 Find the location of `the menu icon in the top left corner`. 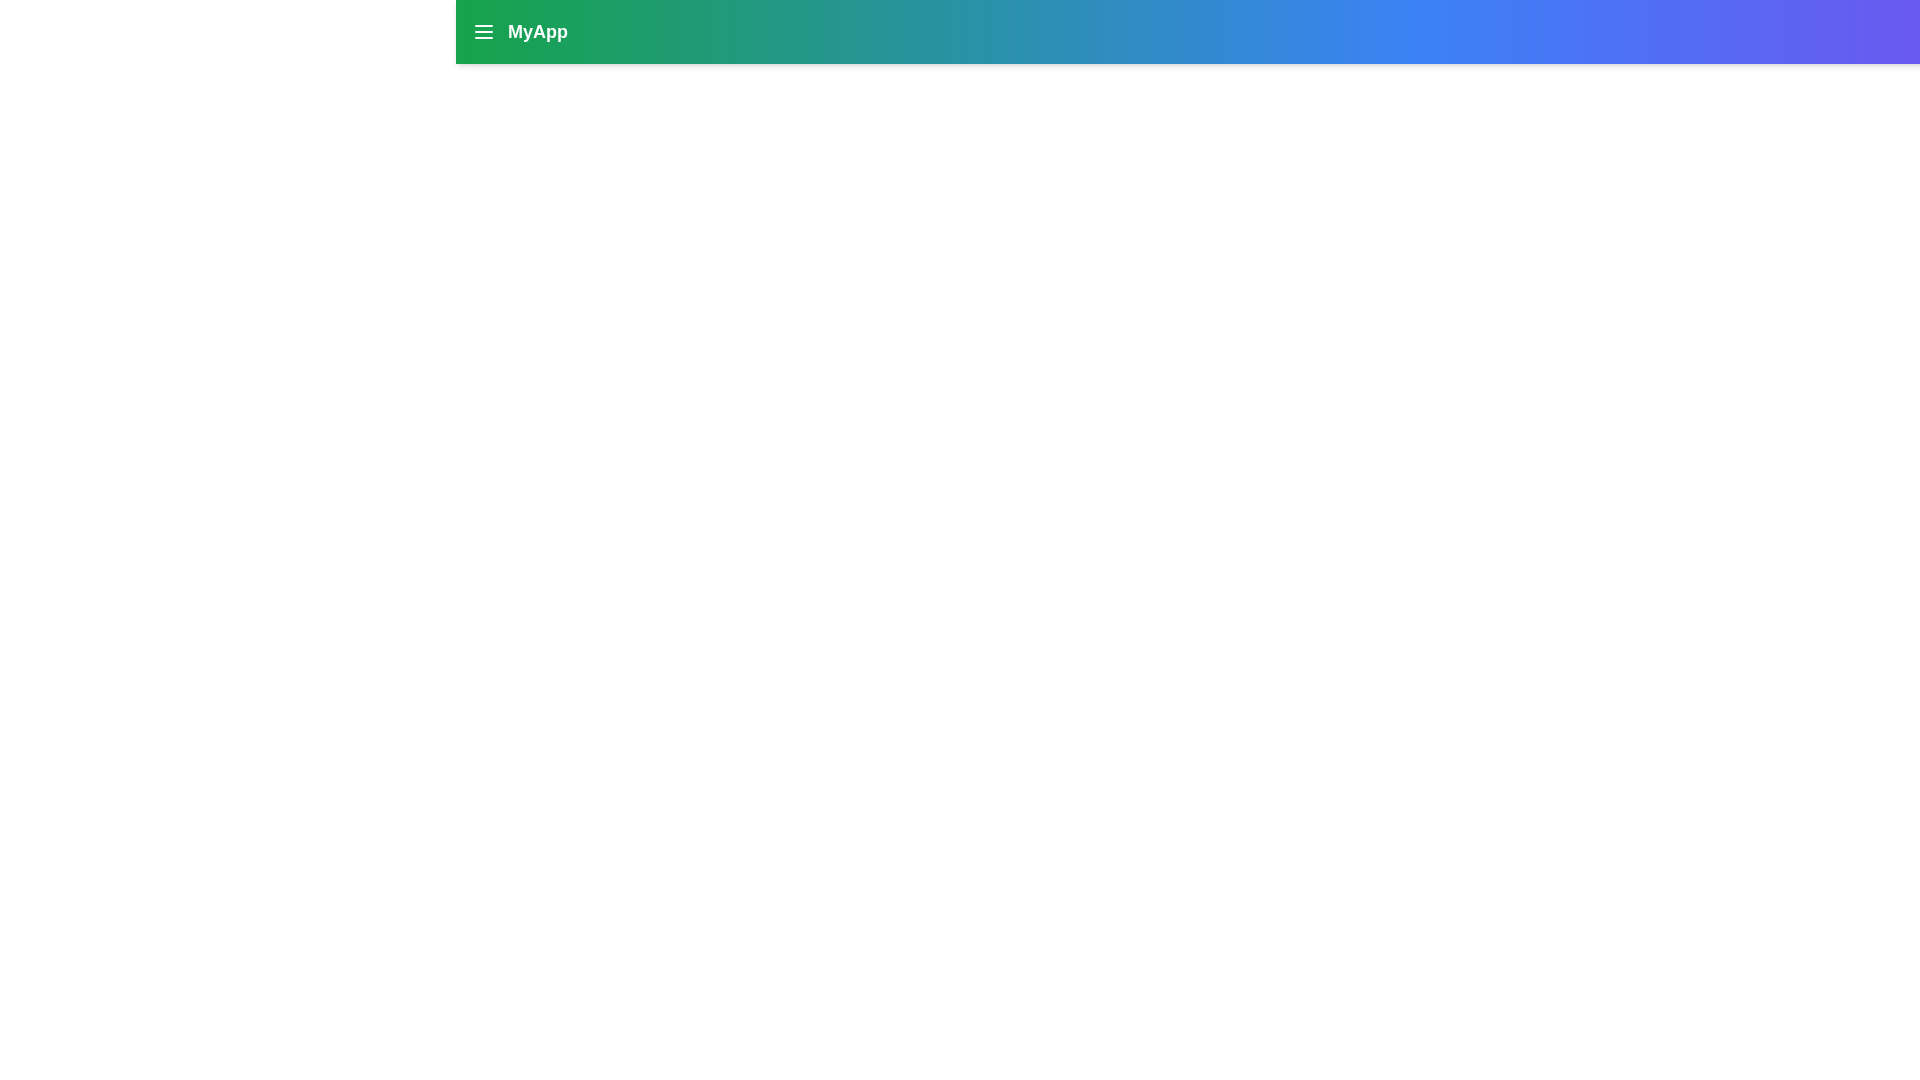

the menu icon in the top left corner is located at coordinates (484, 31).